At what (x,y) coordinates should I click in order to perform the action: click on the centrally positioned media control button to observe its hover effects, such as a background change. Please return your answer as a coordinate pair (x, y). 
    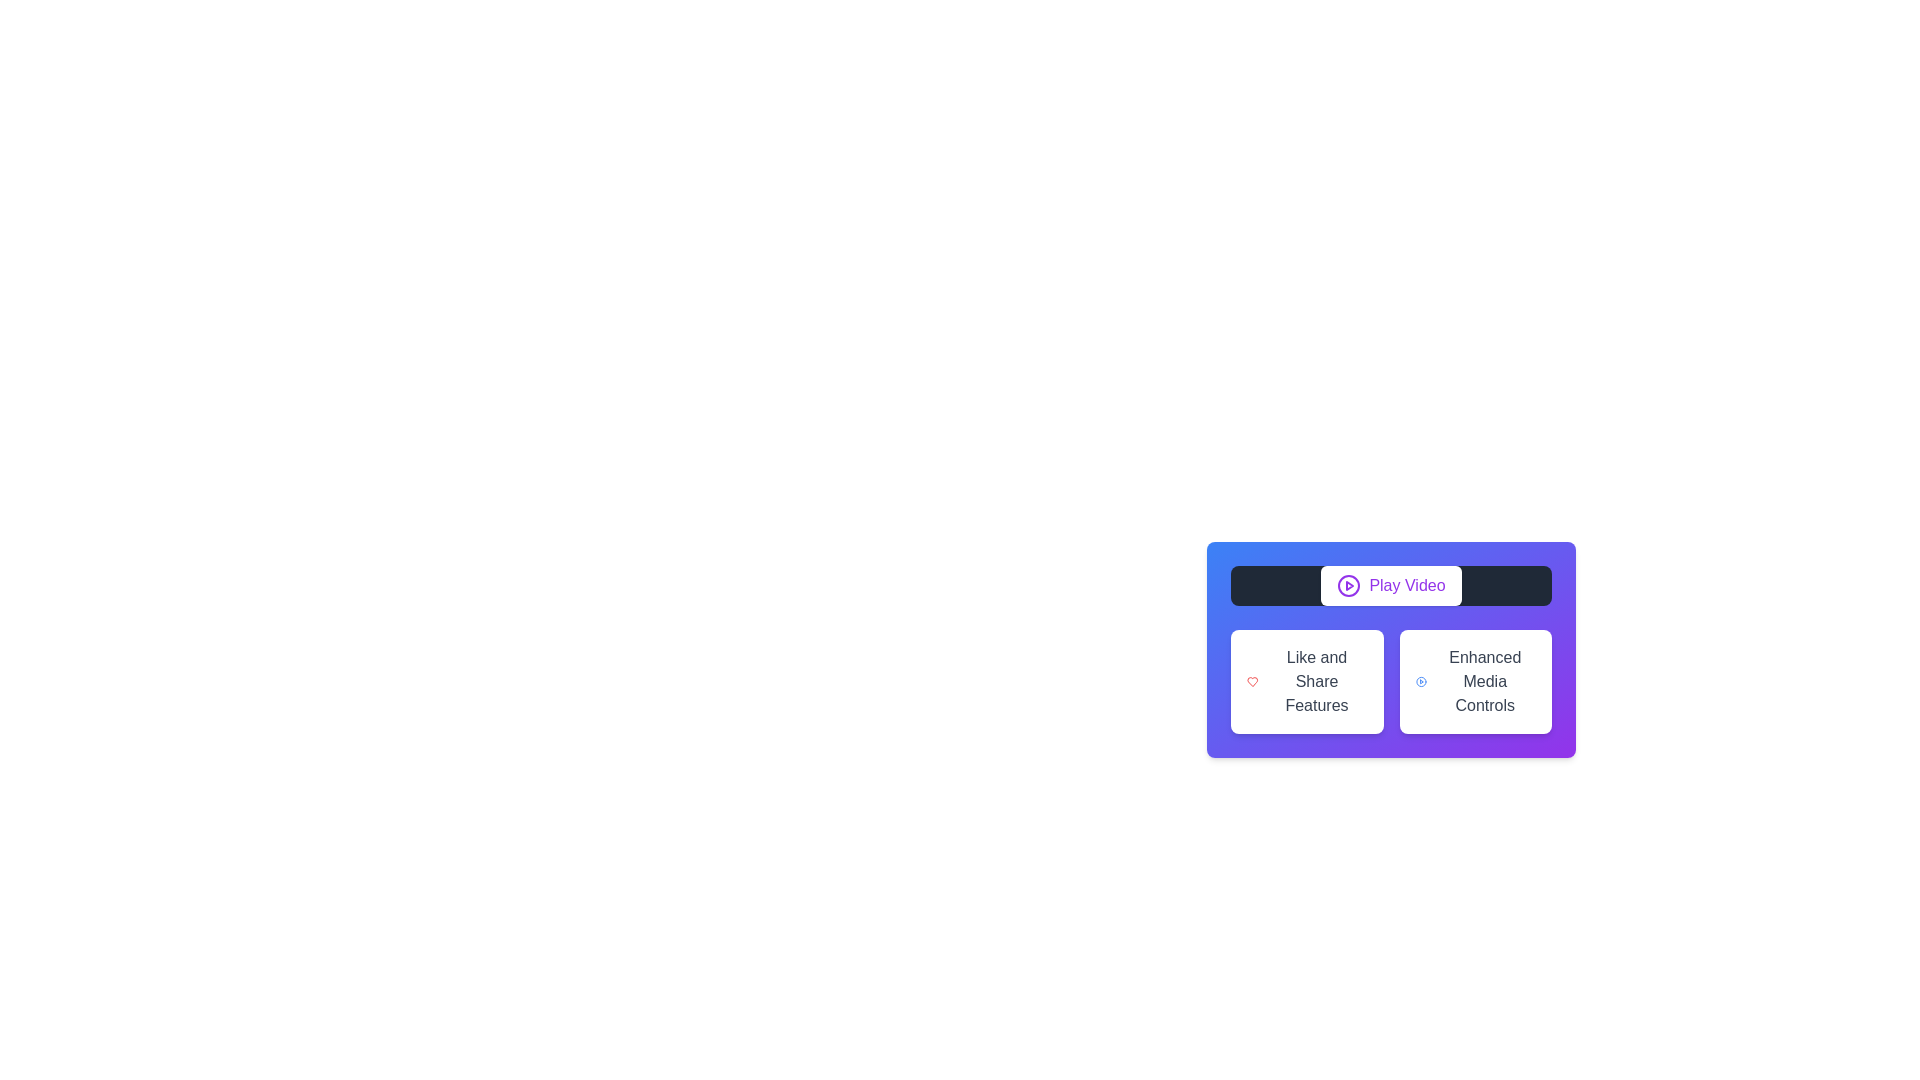
    Looking at the image, I should click on (1390, 585).